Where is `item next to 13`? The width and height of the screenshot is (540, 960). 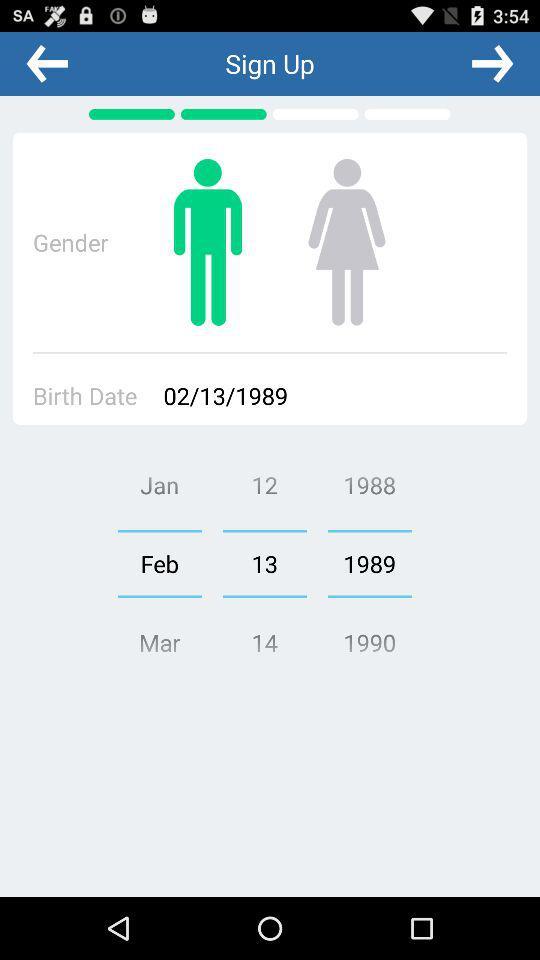
item next to 13 is located at coordinates (158, 563).